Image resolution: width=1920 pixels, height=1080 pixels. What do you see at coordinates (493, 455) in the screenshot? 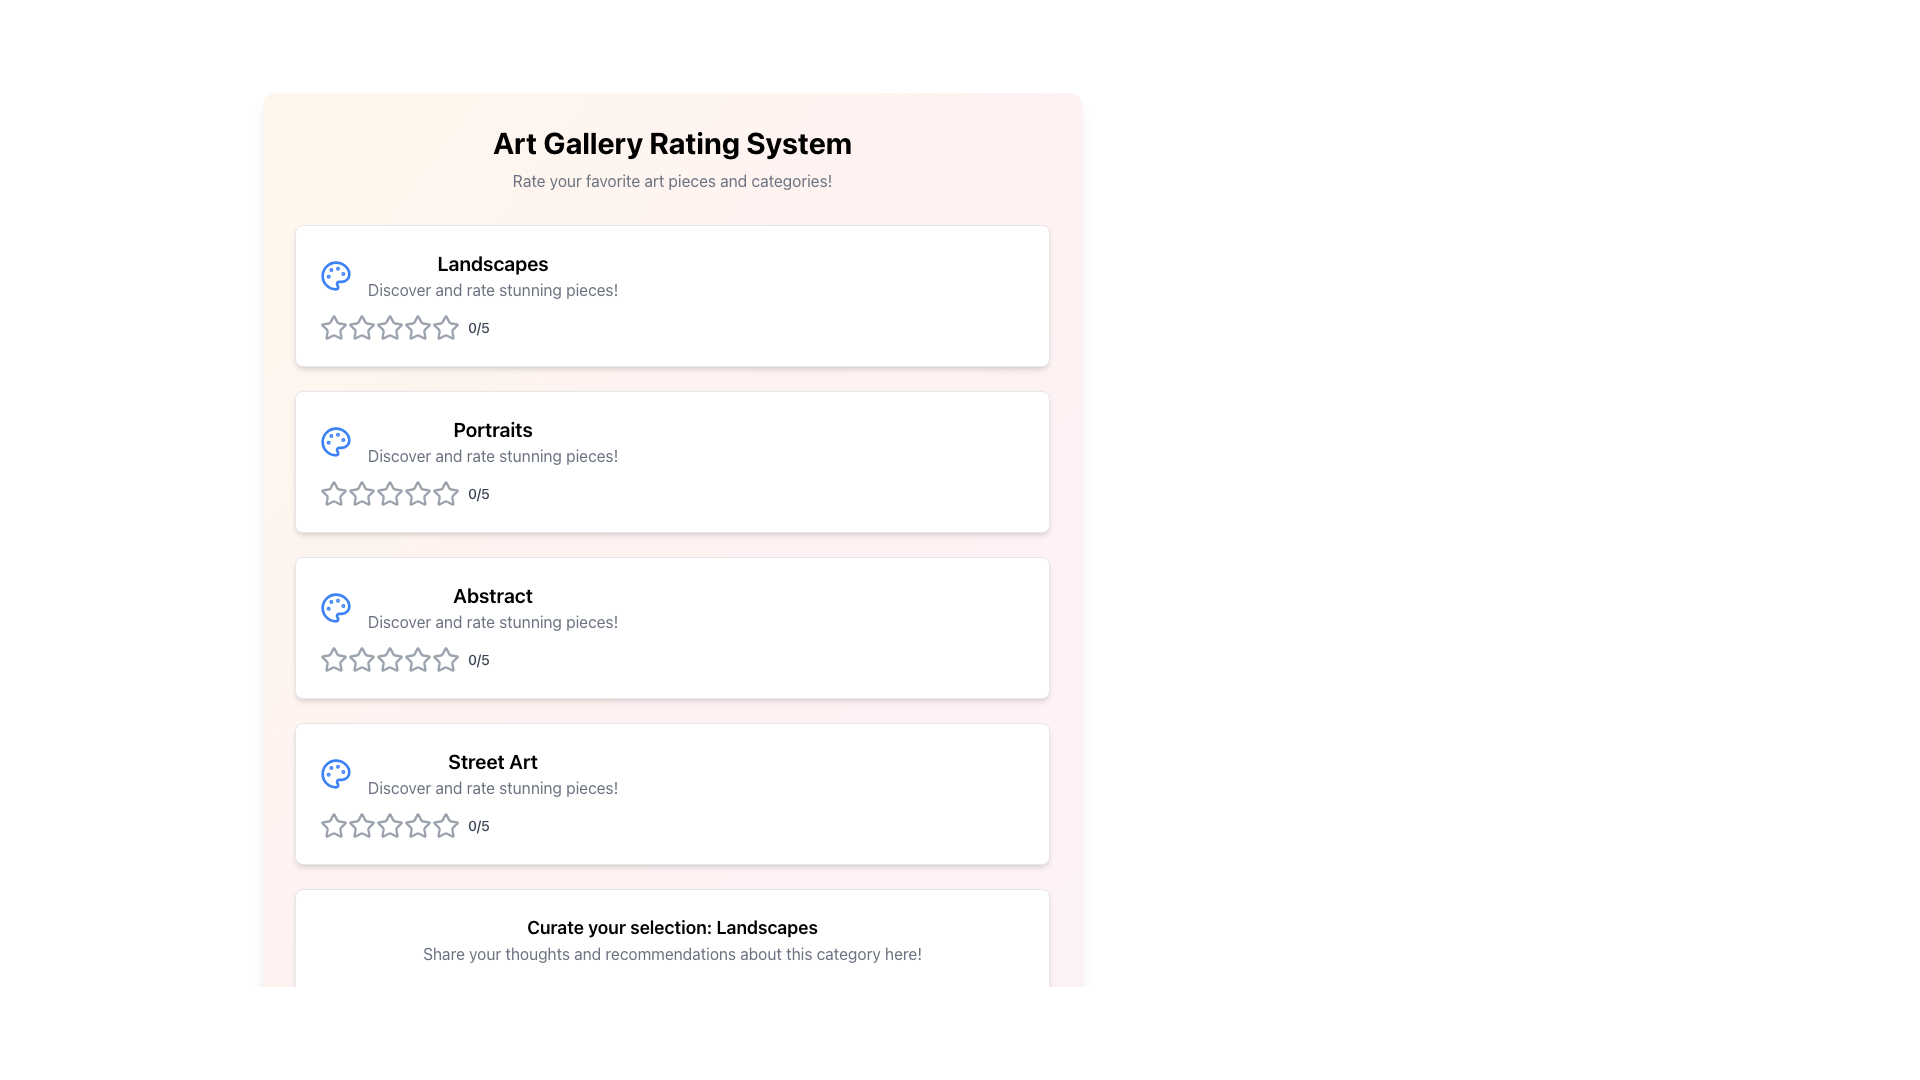
I see `the text label that reads 'Discover and rate stunning pieces!' located below the heading 'Portraits' in the second card of a vertical list` at bounding box center [493, 455].